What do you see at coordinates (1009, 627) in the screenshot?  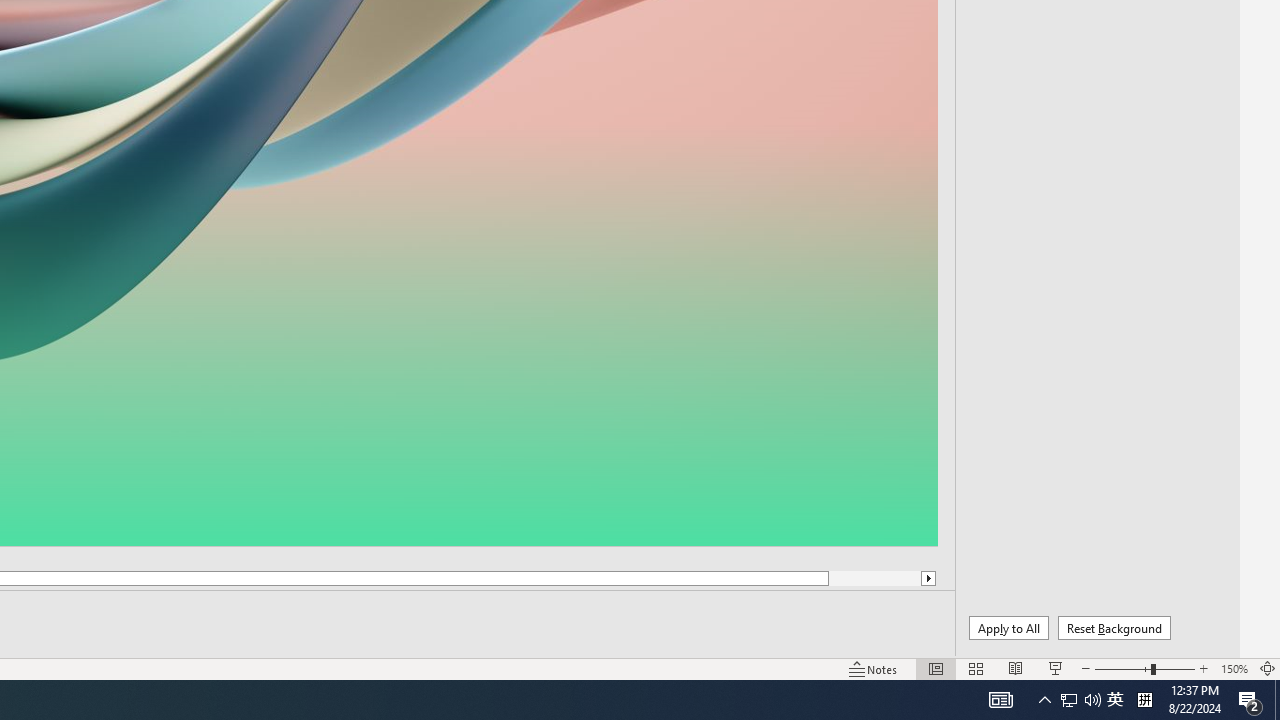 I see `'Apply to All'` at bounding box center [1009, 627].